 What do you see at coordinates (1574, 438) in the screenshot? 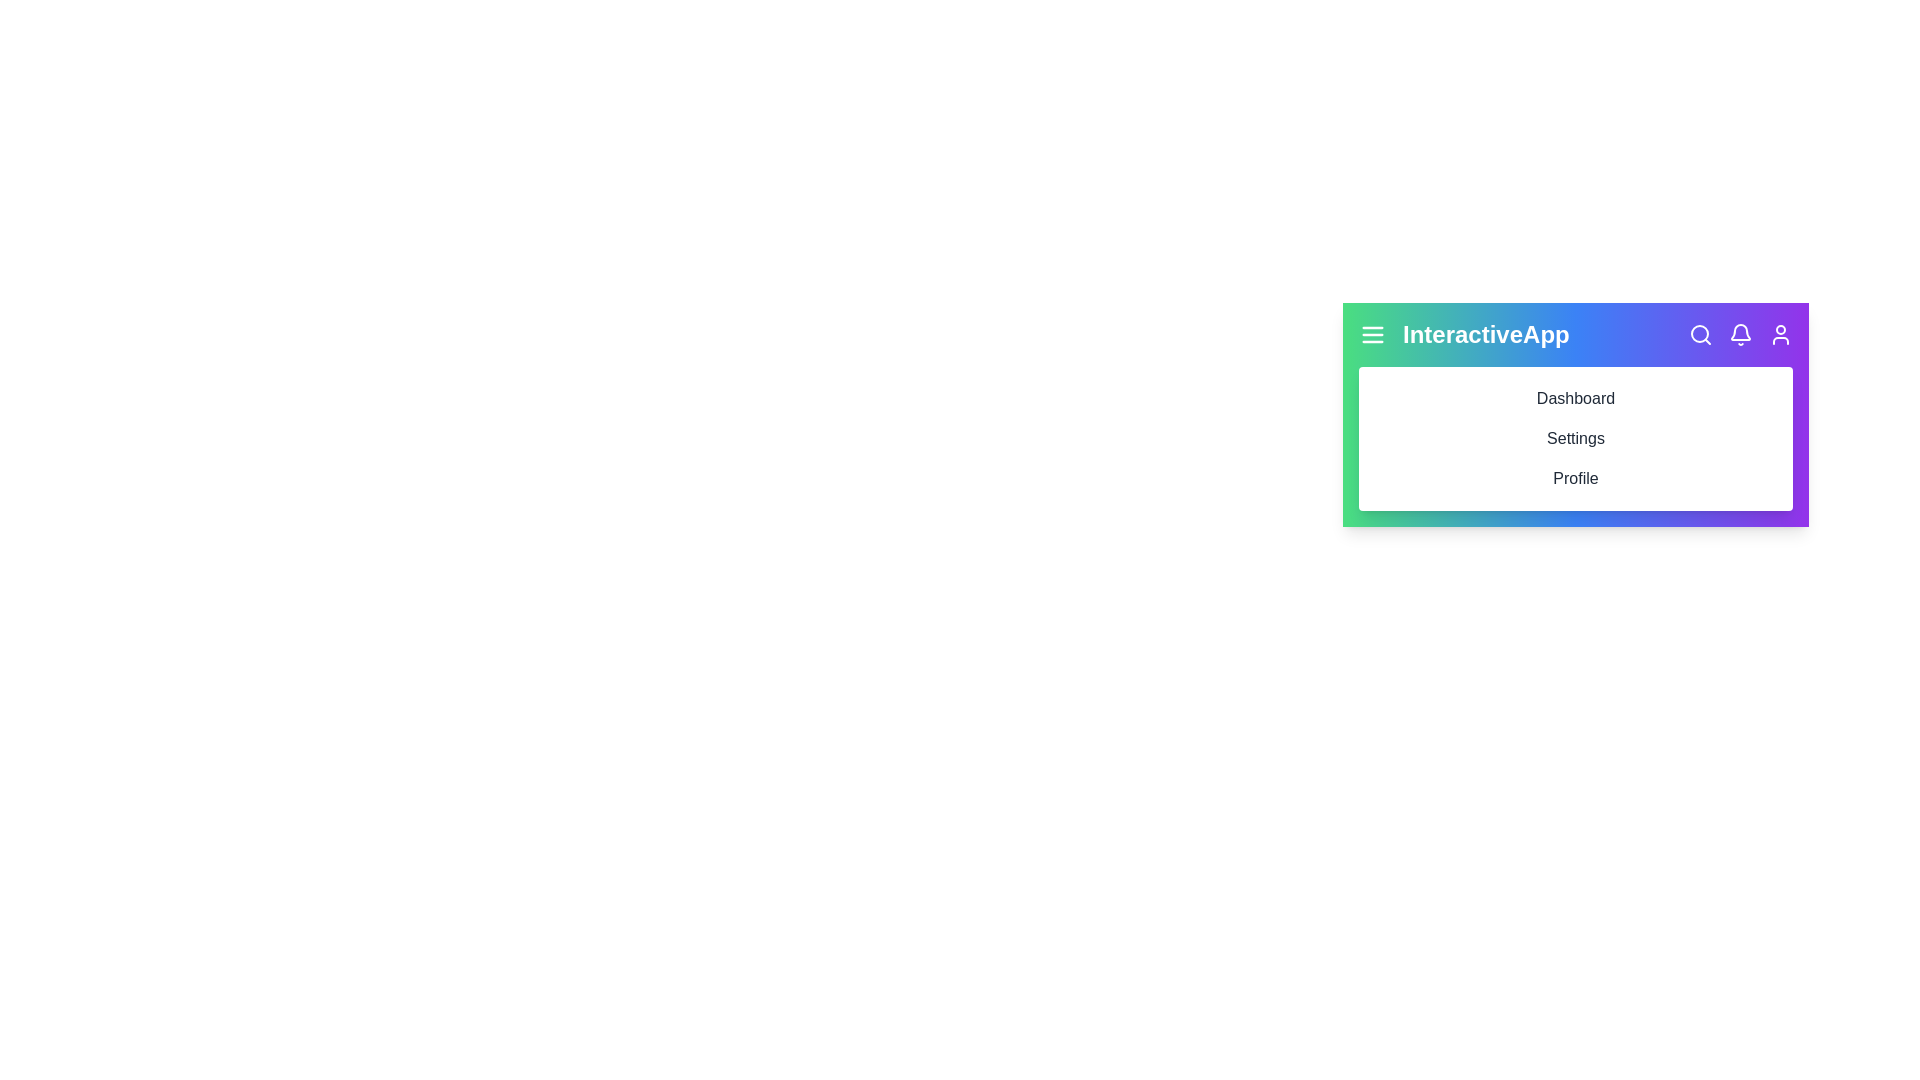
I see `the 'Settings' option in the dropdown menu` at bounding box center [1574, 438].